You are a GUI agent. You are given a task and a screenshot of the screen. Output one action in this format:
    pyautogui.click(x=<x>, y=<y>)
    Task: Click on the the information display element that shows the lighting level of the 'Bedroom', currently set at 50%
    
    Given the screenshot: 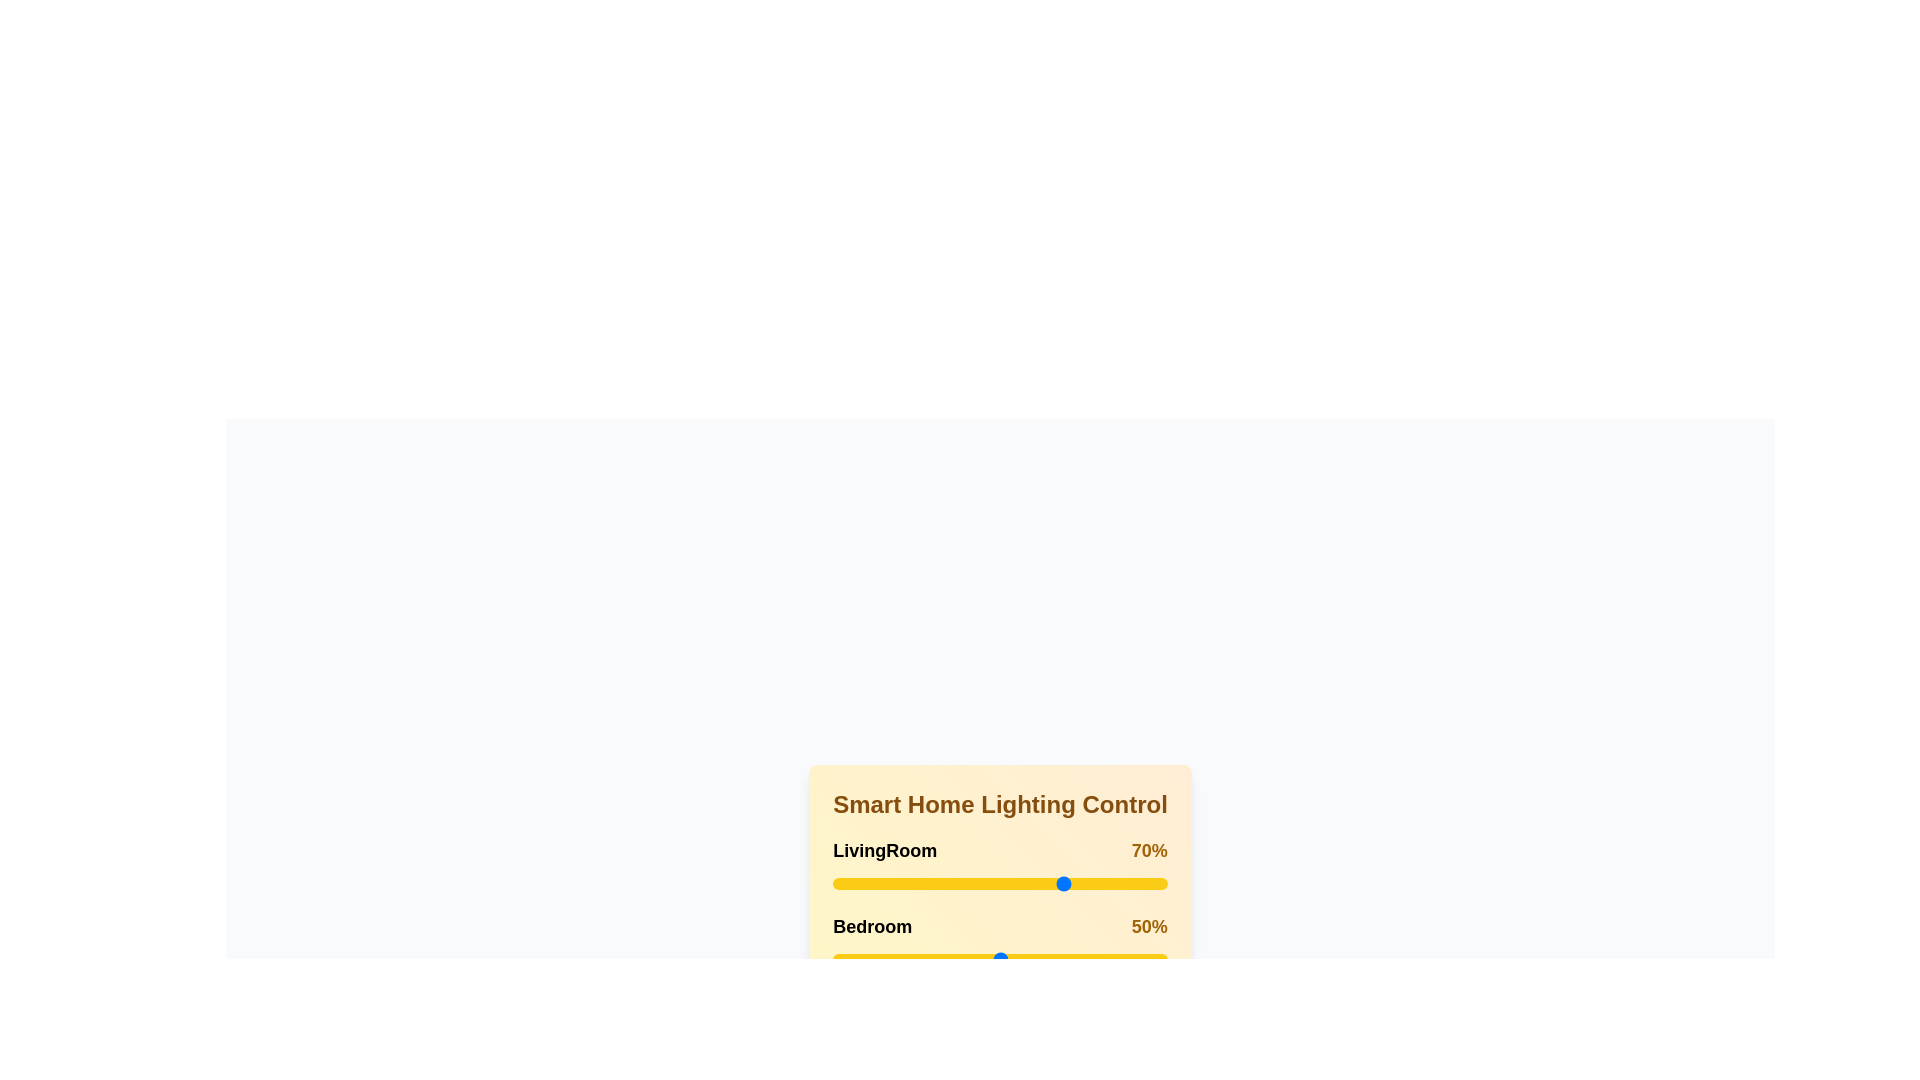 What is the action you would take?
    pyautogui.click(x=1000, y=926)
    